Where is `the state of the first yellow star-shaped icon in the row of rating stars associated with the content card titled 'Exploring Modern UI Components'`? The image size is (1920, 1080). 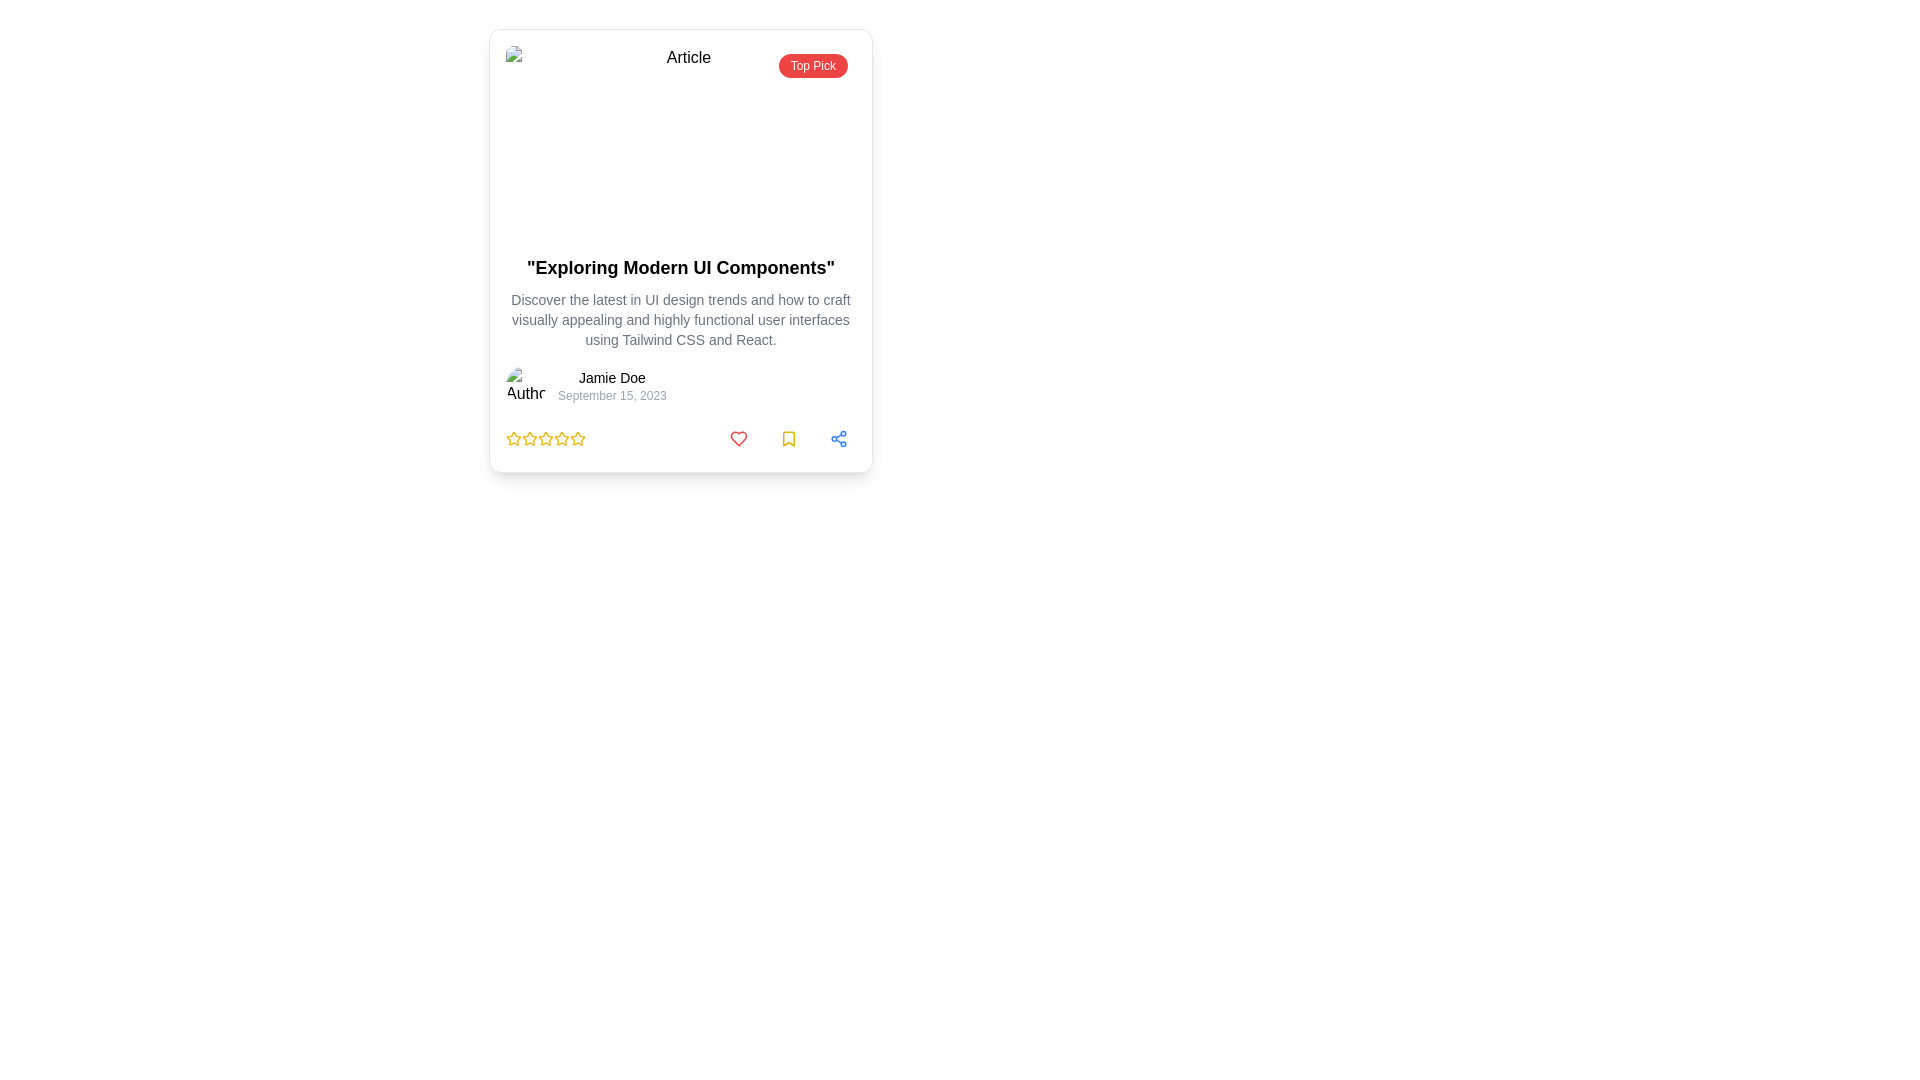
the state of the first yellow star-shaped icon in the row of rating stars associated with the content card titled 'Exploring Modern UI Components' is located at coordinates (513, 438).